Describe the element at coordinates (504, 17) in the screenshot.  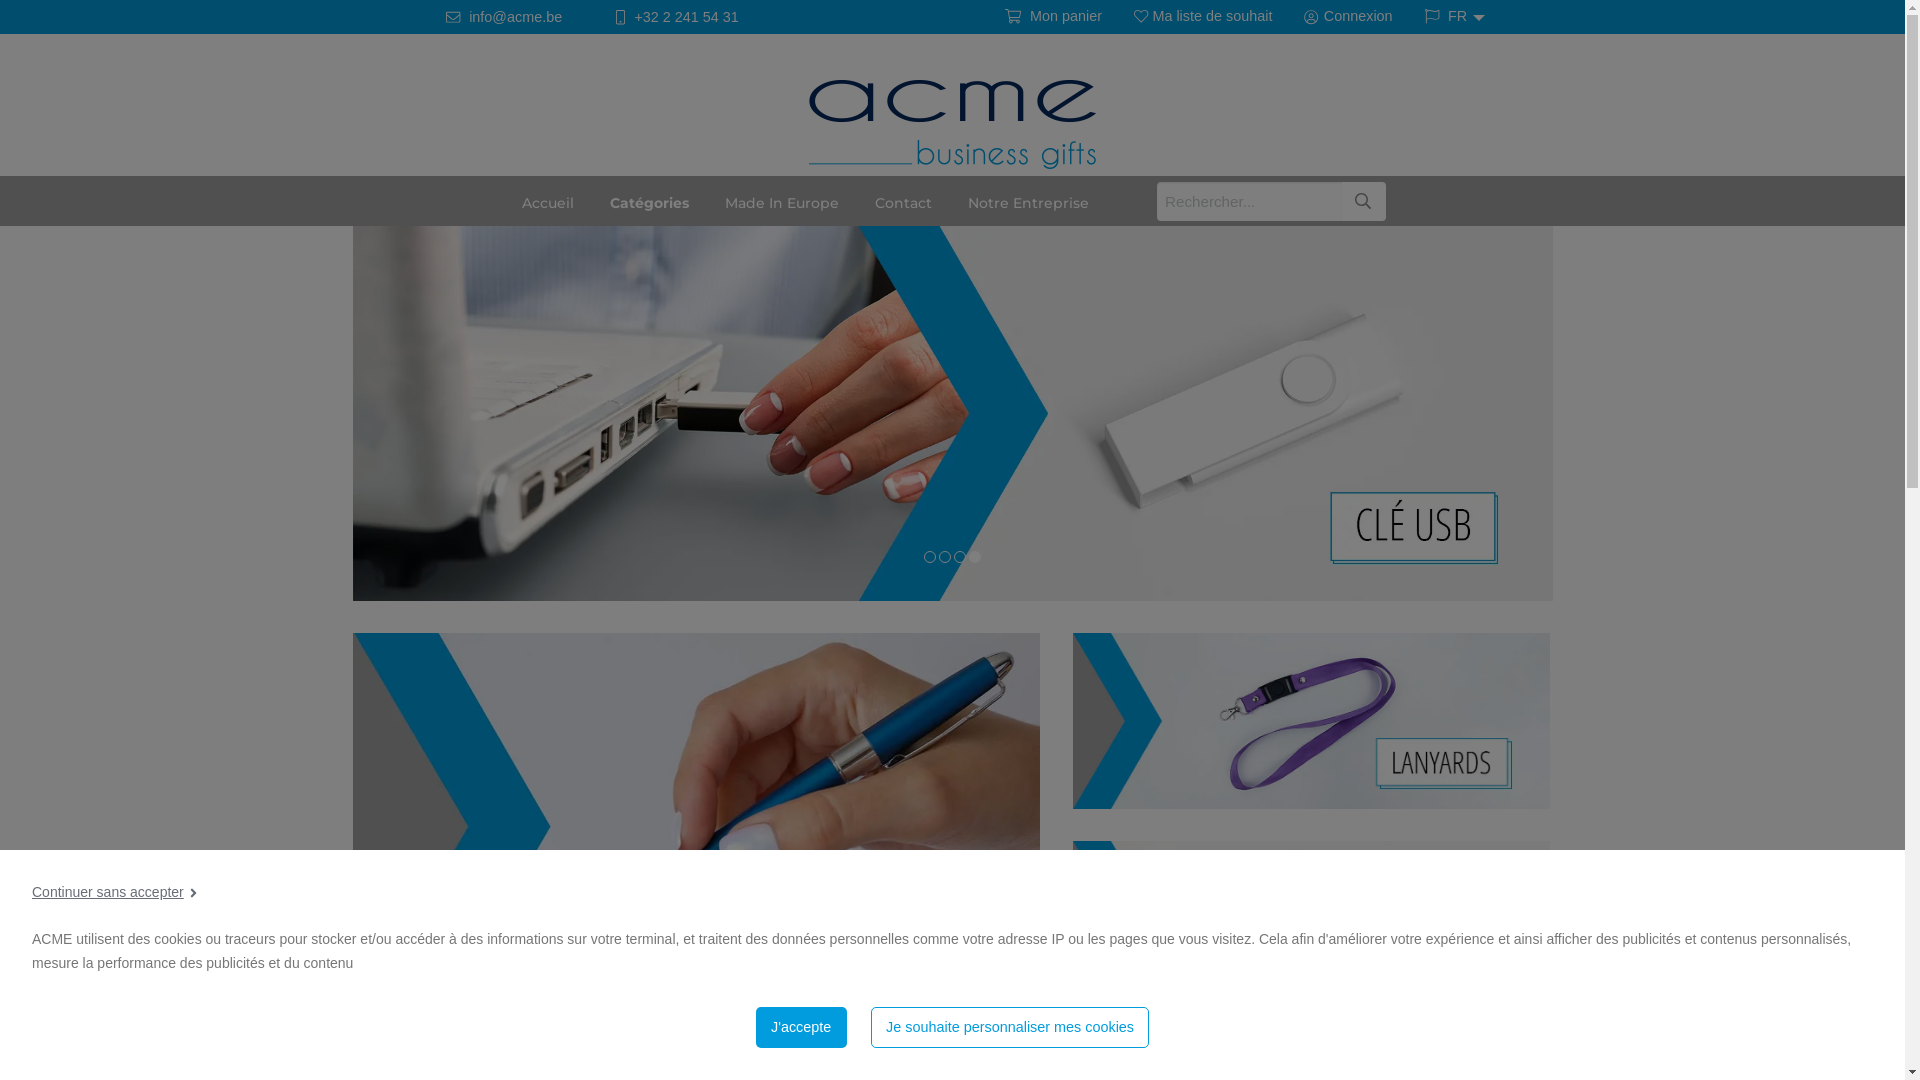
I see `'info@acme.be'` at that location.